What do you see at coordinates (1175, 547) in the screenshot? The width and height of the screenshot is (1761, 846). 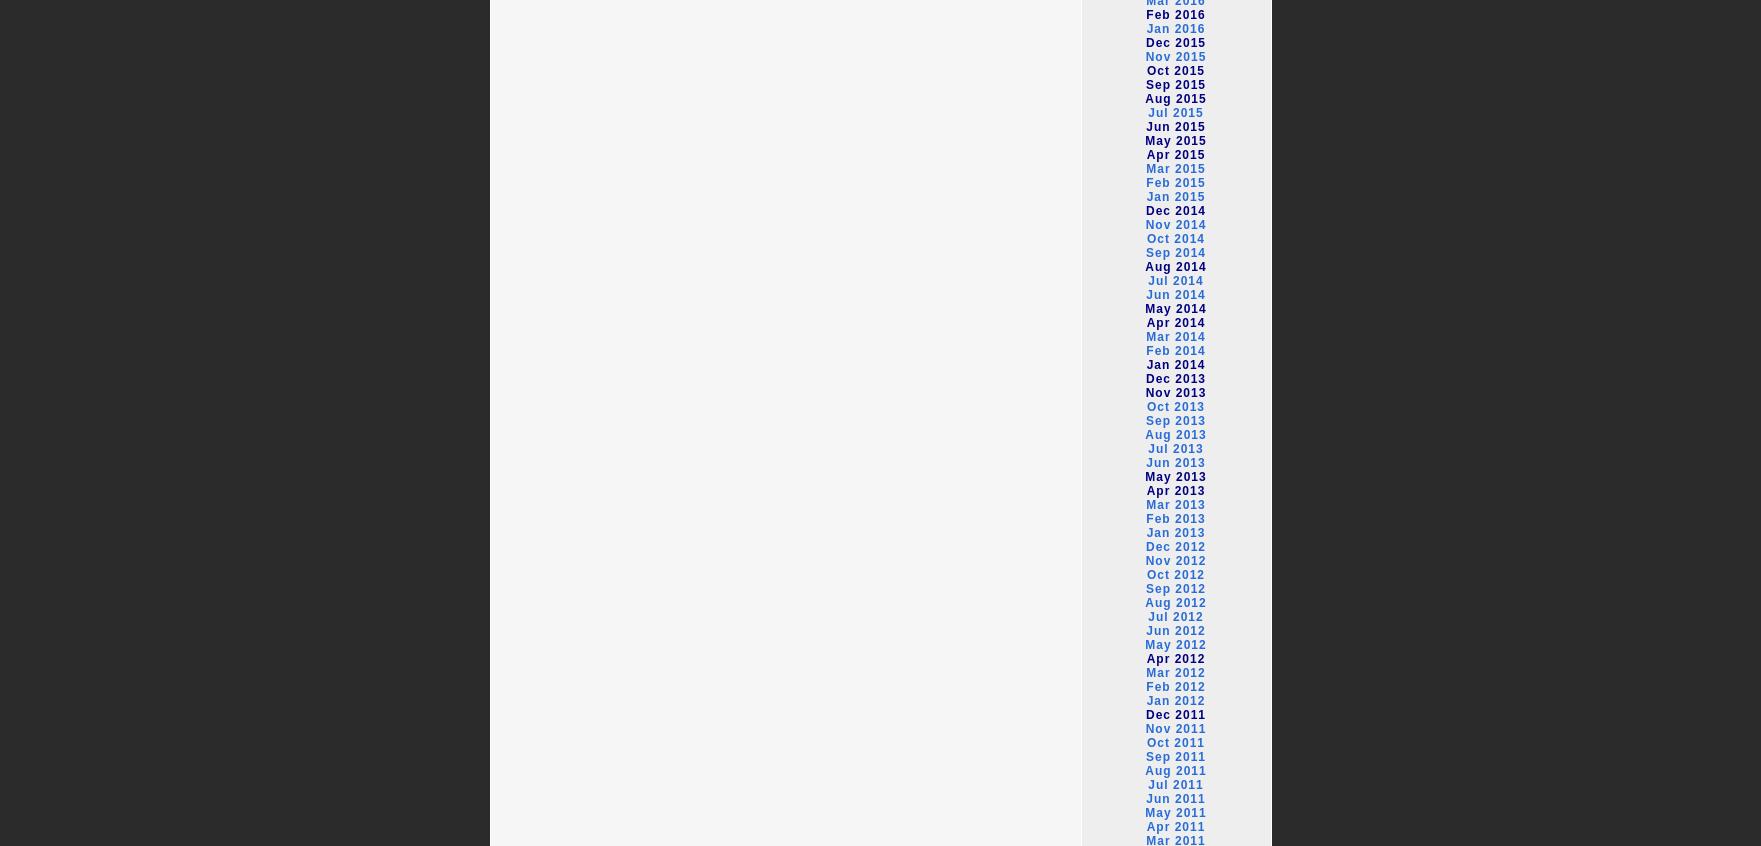 I see `'Dec 2012'` at bounding box center [1175, 547].